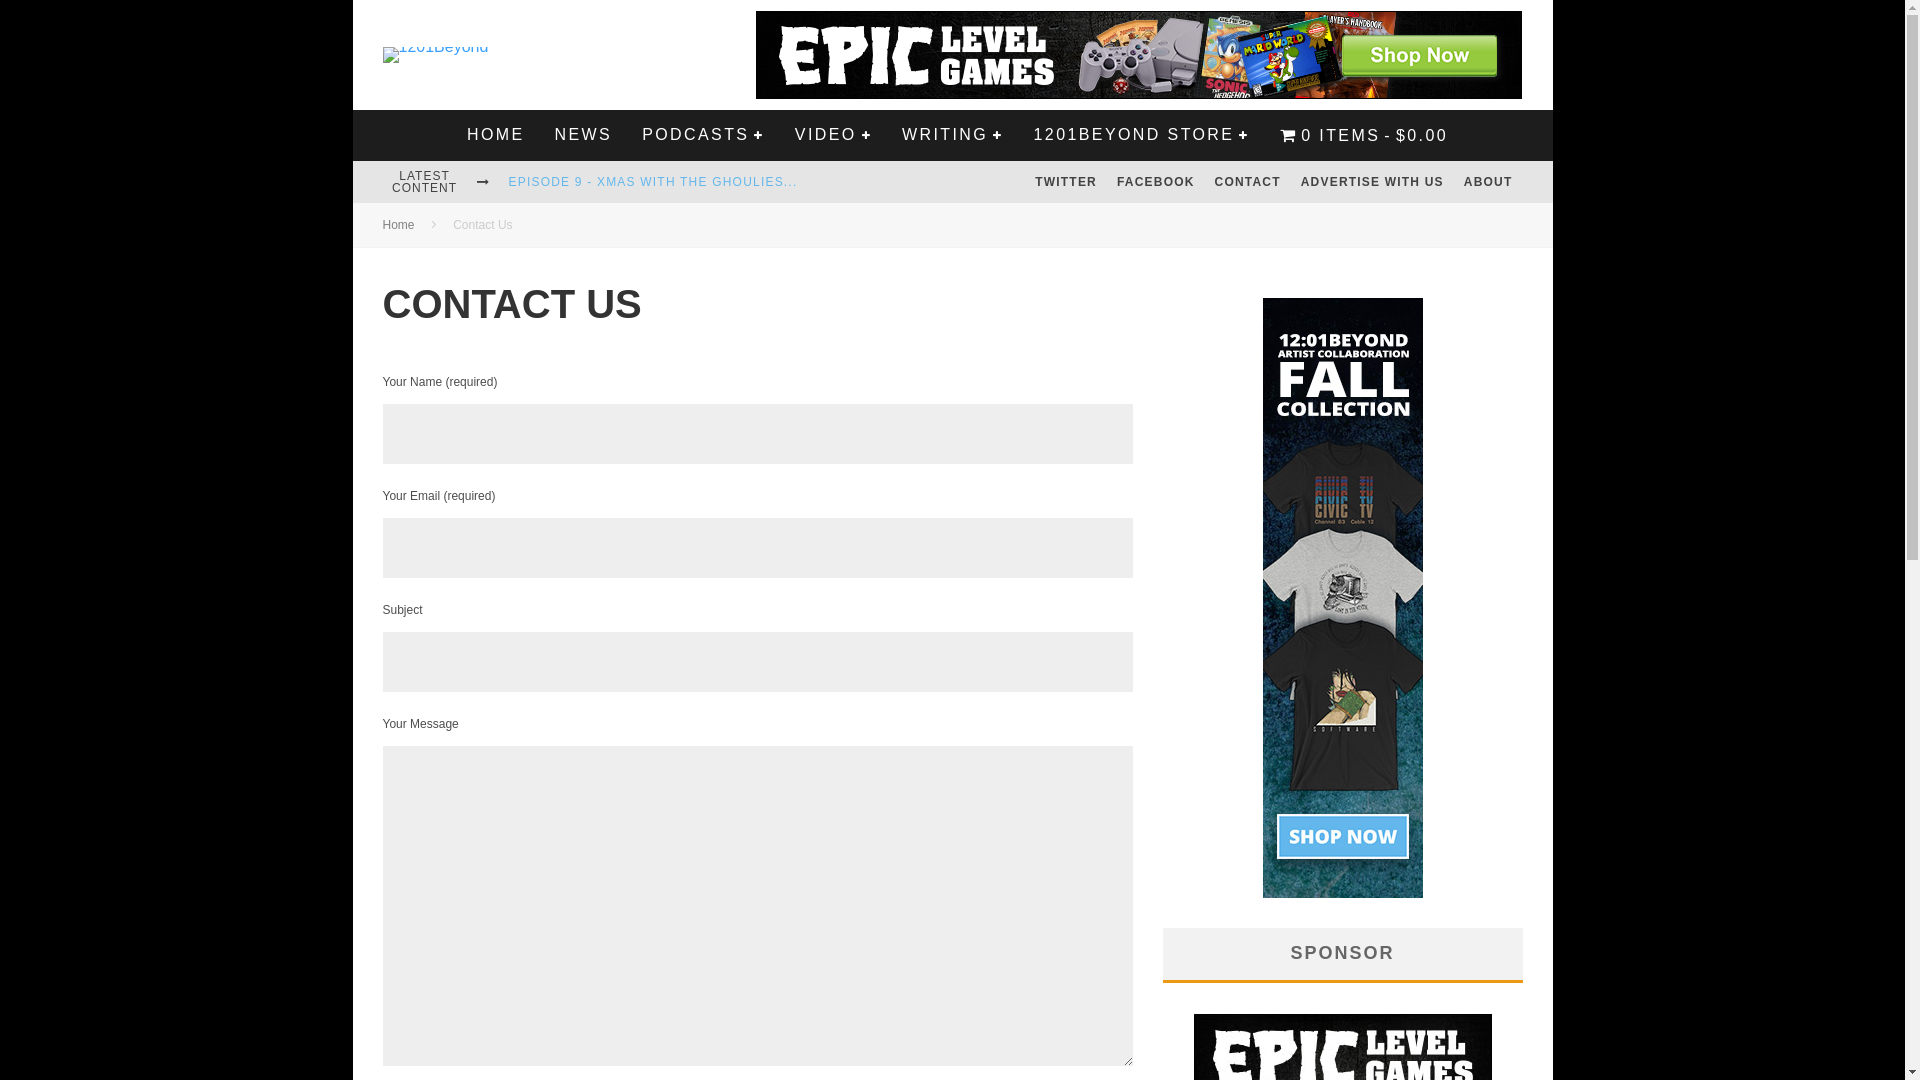 This screenshot has width=1920, height=1080. Describe the element at coordinates (495, 135) in the screenshot. I see `'HOME'` at that location.